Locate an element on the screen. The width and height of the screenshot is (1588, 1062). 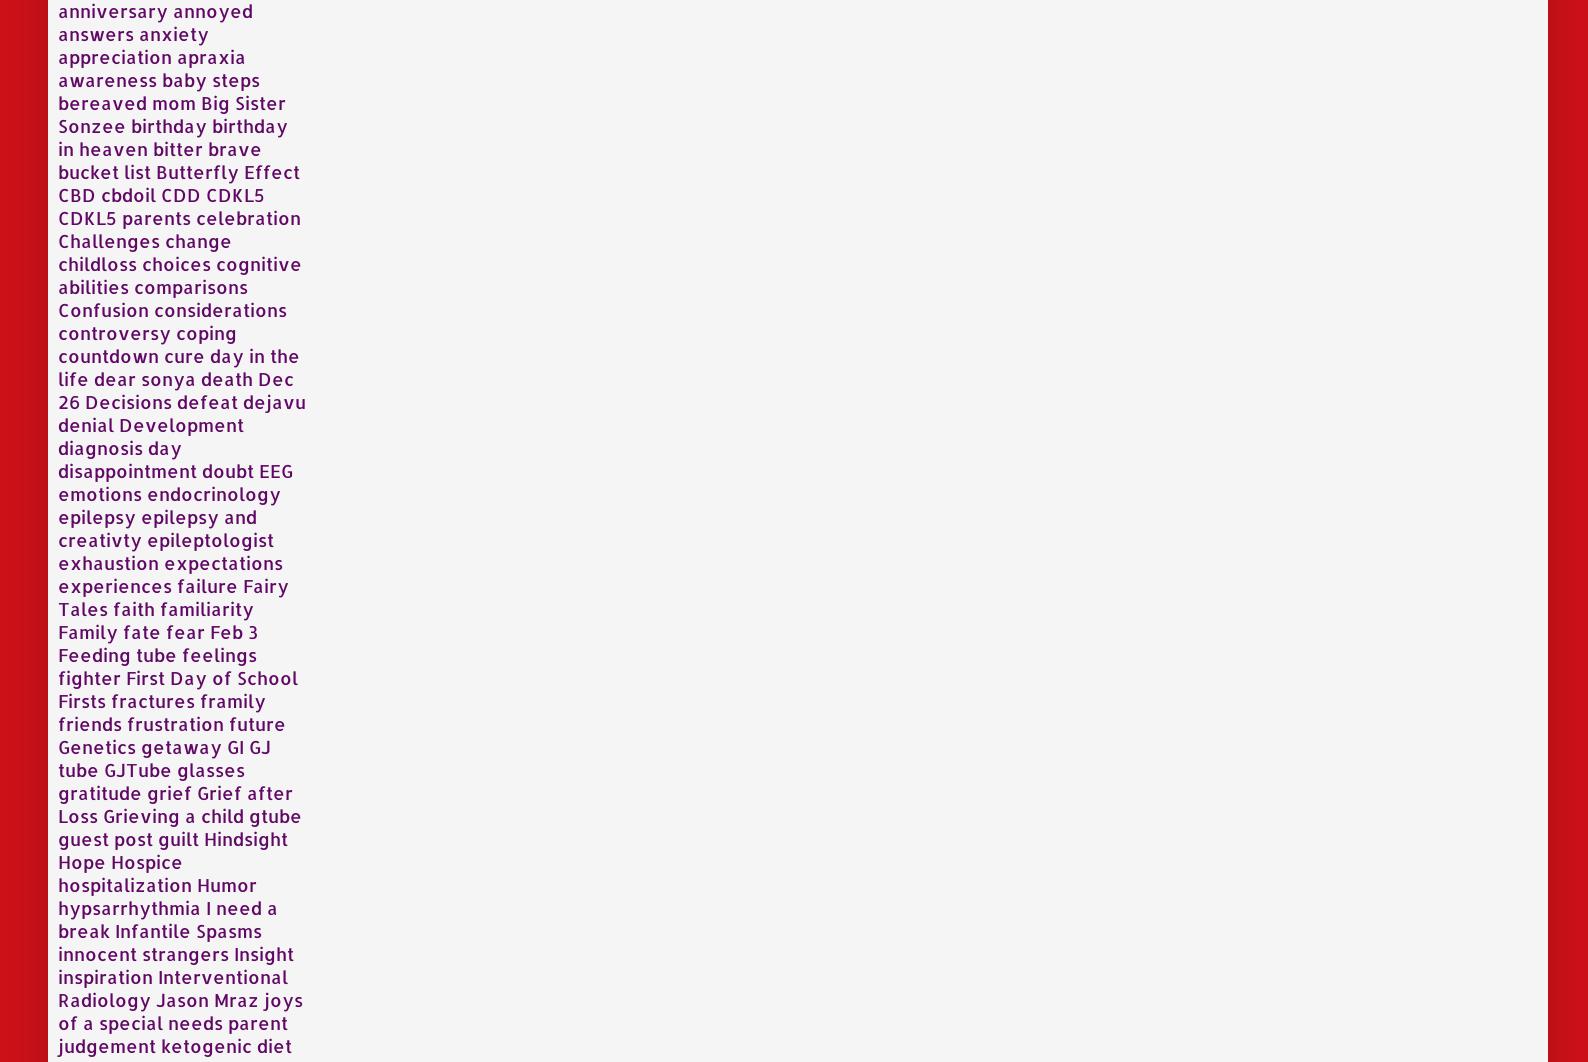
'bucket list' is located at coordinates (103, 170).